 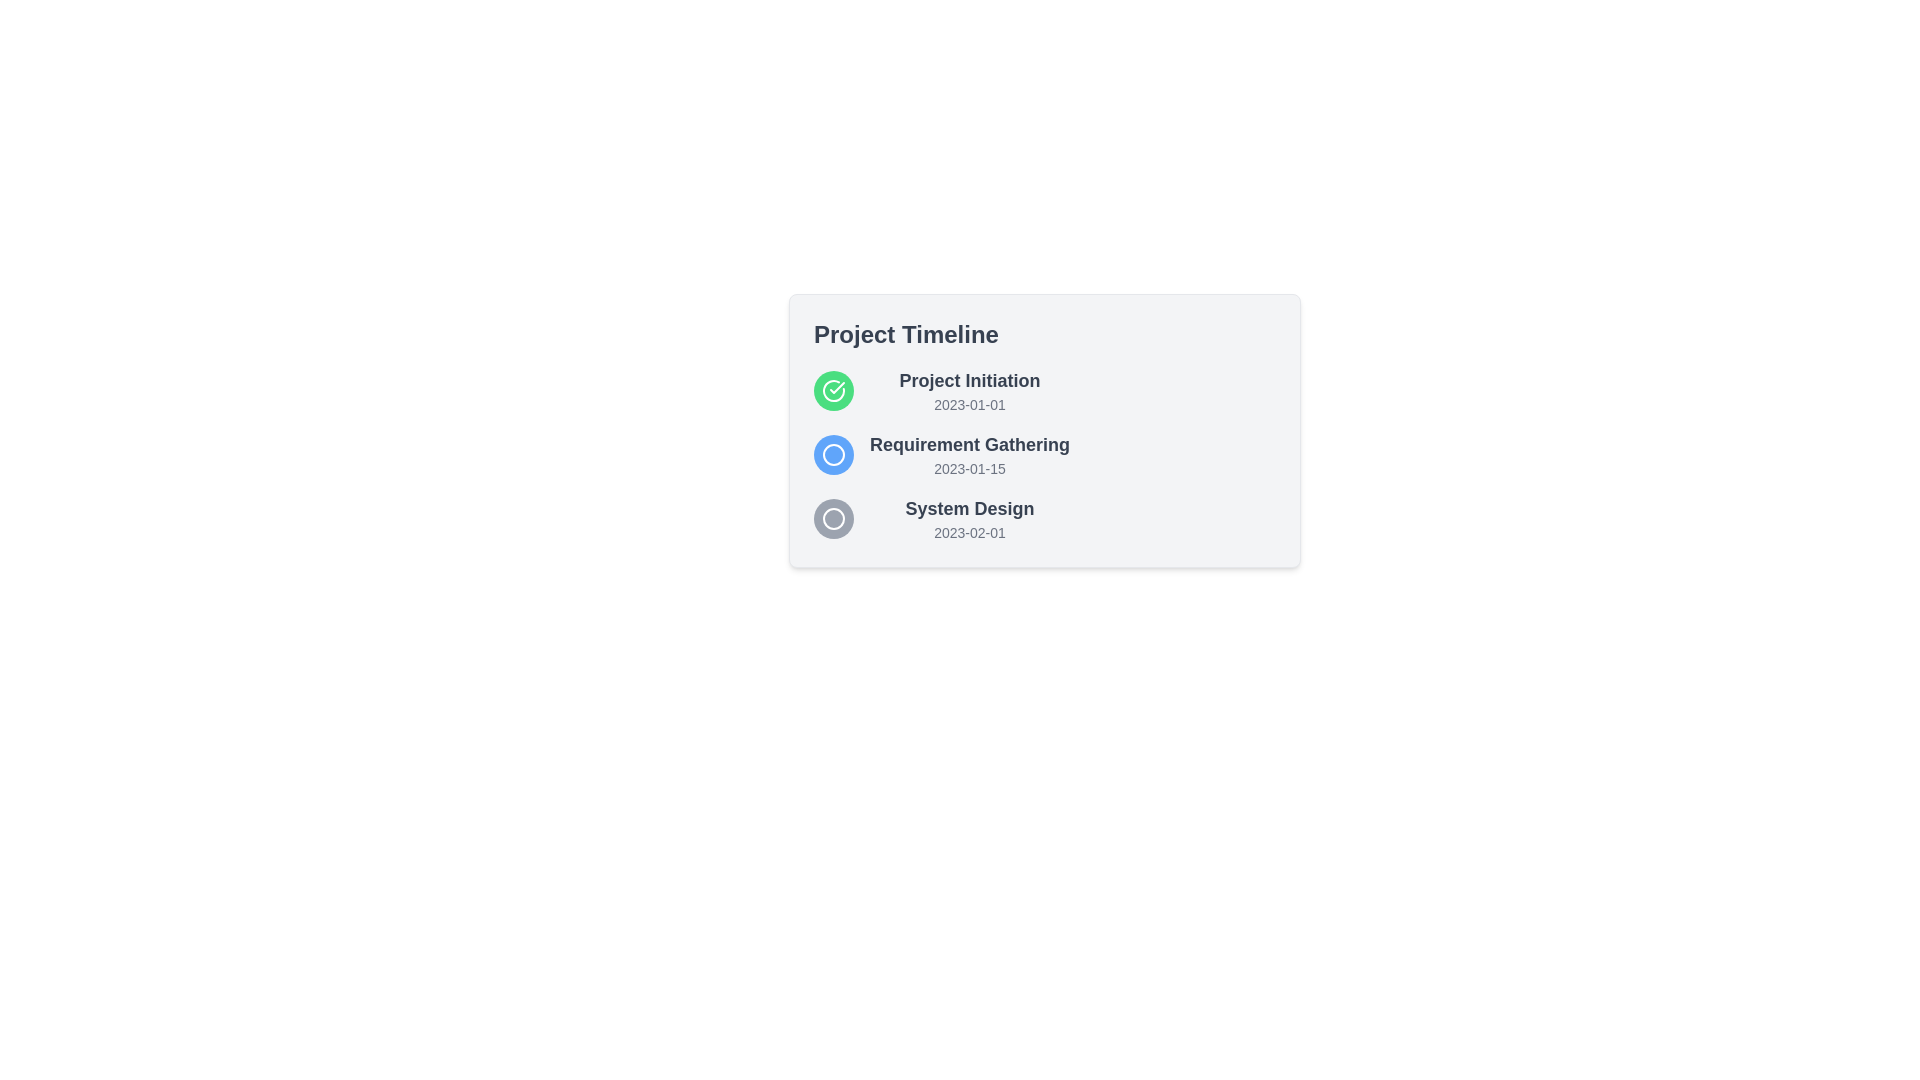 I want to click on the central timeline entry labeled 'Requirement Gathering' with the date '2023-01-15' to focus on it, so click(x=1044, y=430).